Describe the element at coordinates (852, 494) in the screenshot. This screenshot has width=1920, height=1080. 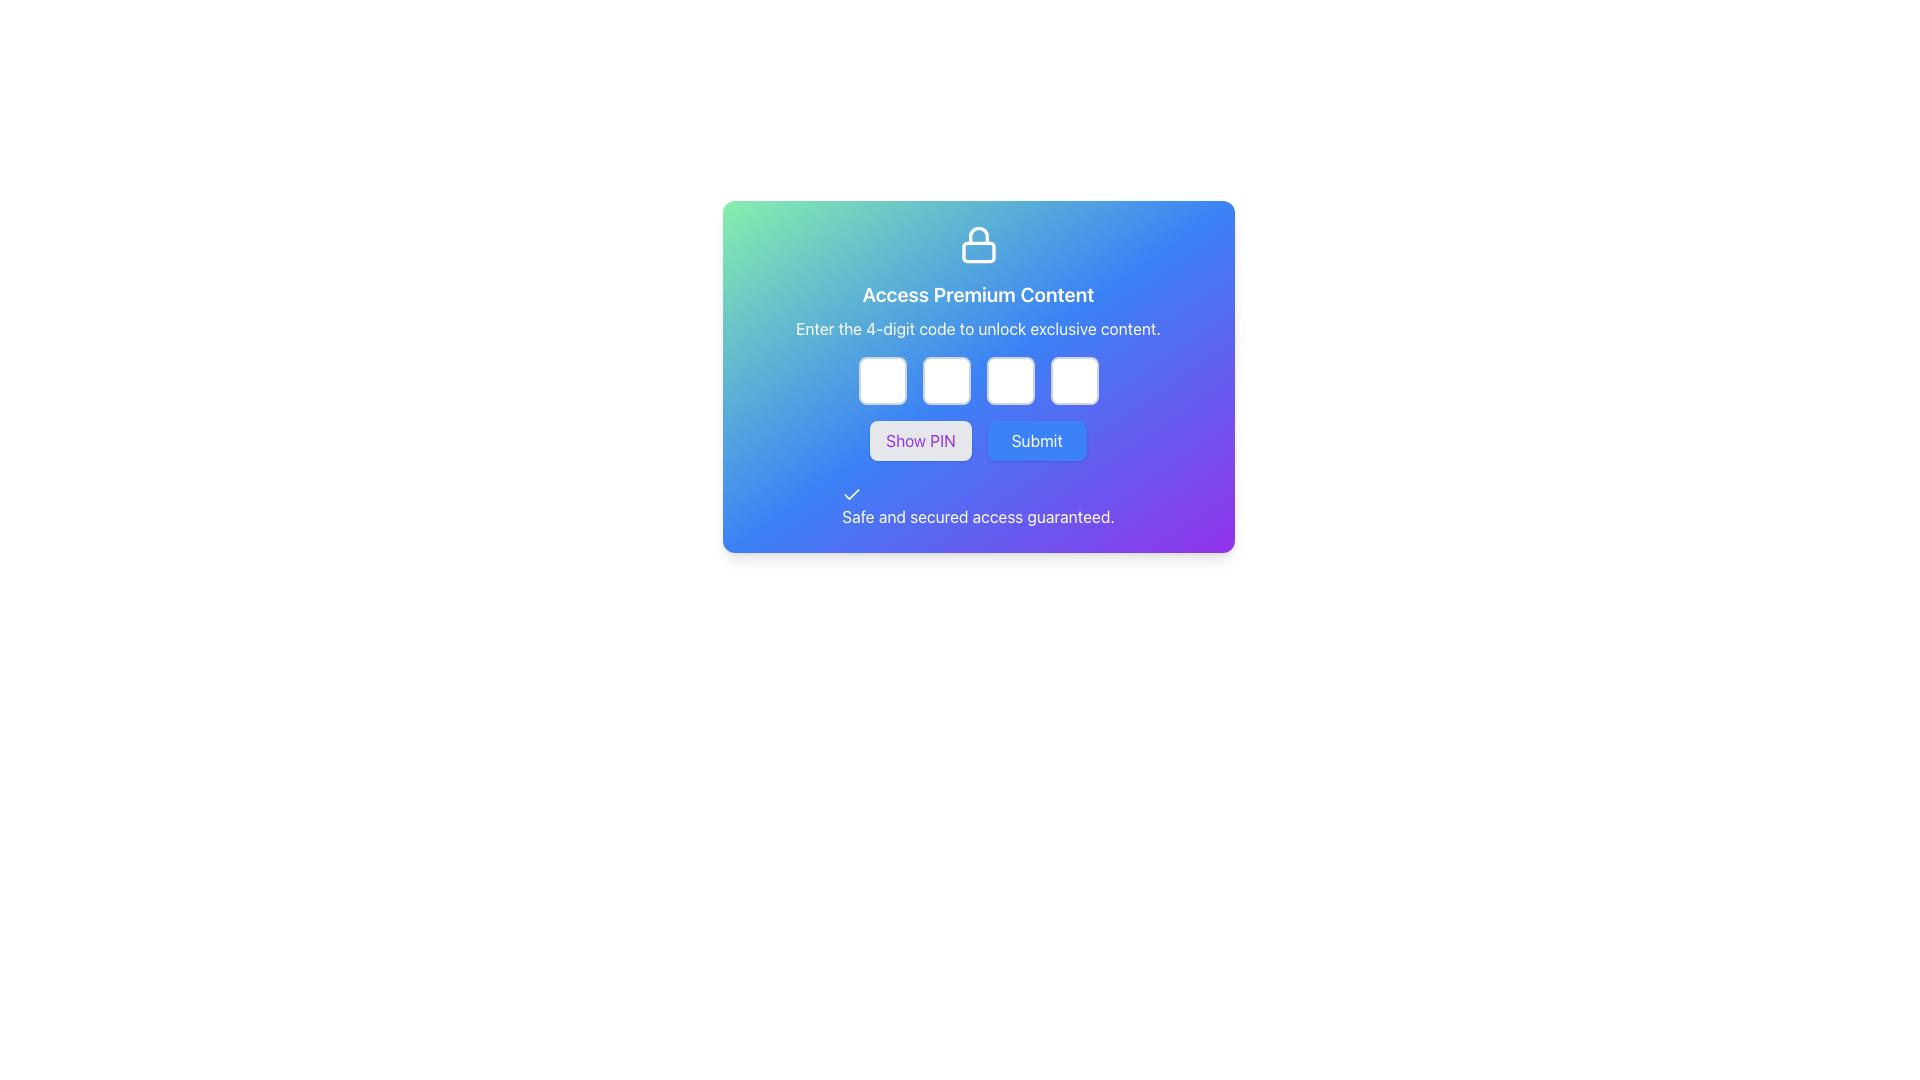
I see `the small checkmark icon with a white stroke on a blue background, located adjacent to the text 'Safe and secured access guaranteed.'` at that location.